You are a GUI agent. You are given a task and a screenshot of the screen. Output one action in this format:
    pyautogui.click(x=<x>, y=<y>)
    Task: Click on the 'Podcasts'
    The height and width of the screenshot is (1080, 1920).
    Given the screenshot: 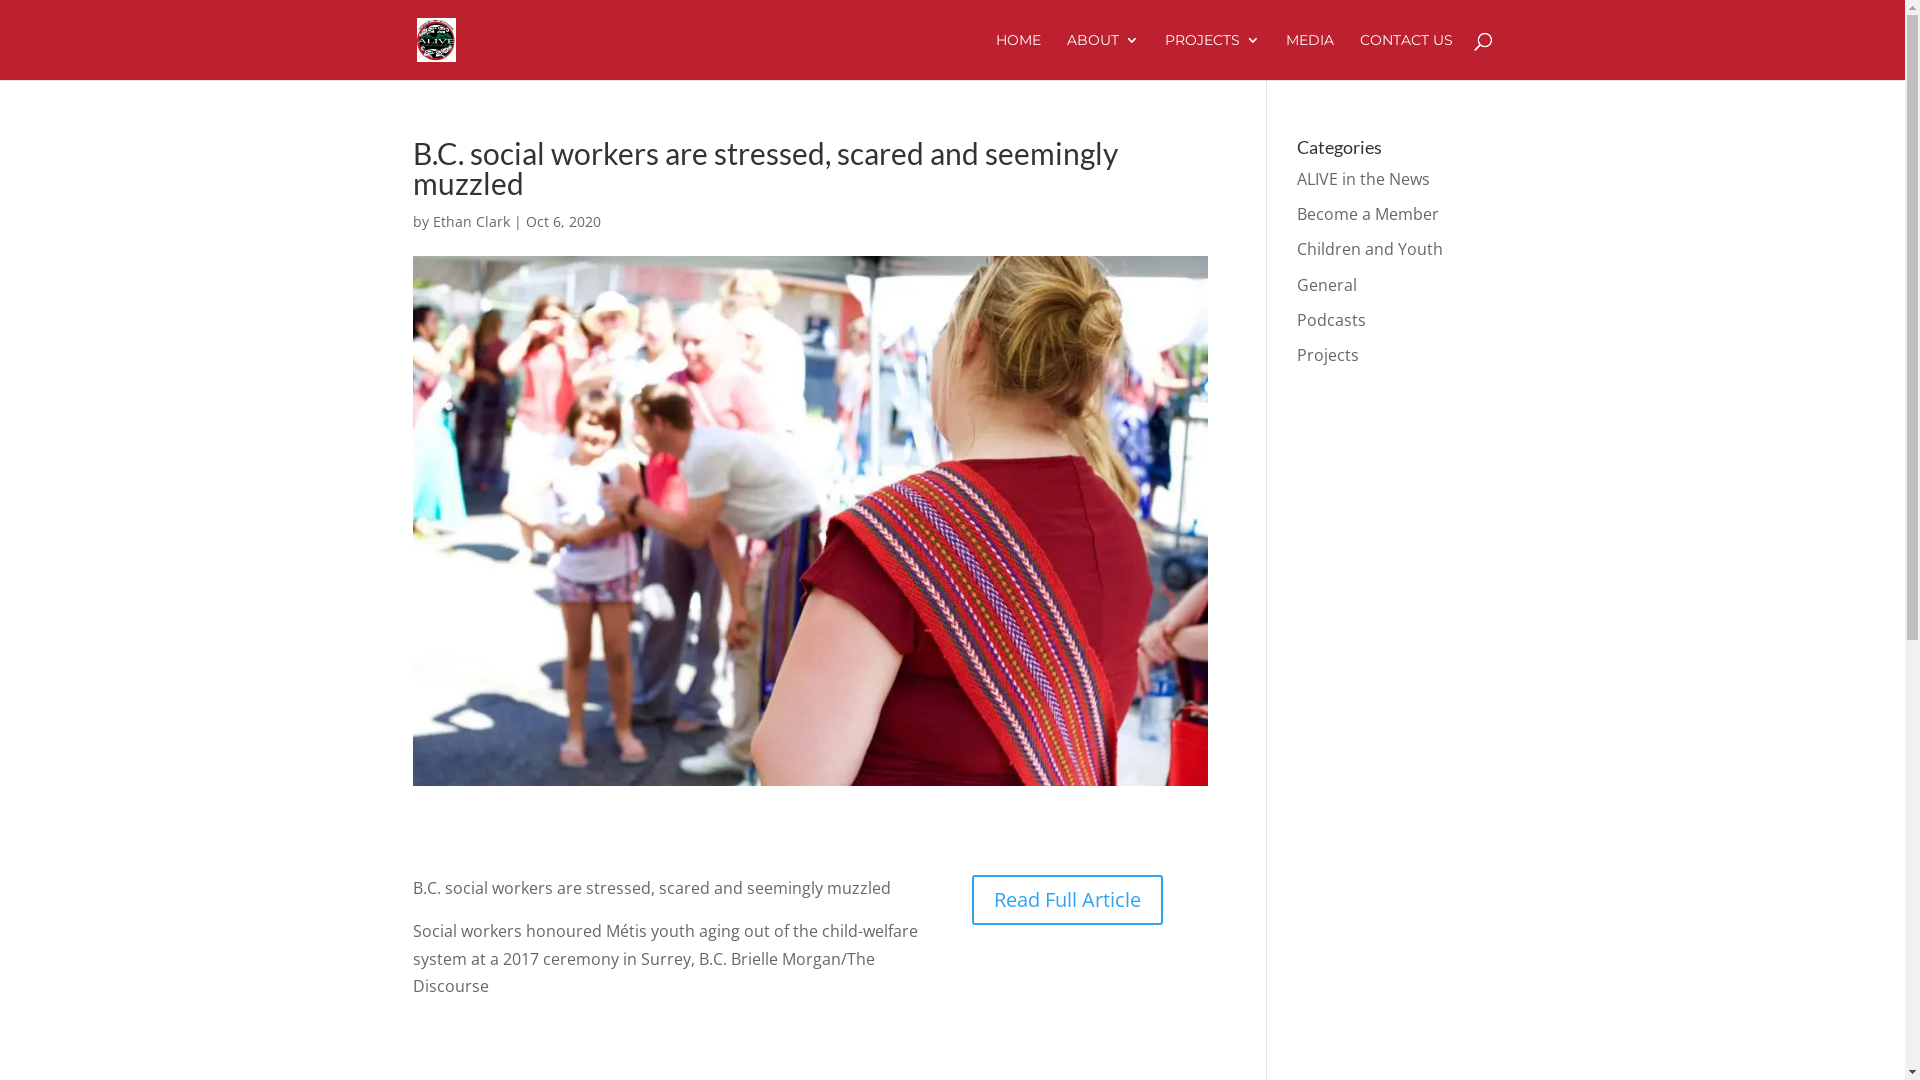 What is the action you would take?
    pyautogui.click(x=1296, y=319)
    